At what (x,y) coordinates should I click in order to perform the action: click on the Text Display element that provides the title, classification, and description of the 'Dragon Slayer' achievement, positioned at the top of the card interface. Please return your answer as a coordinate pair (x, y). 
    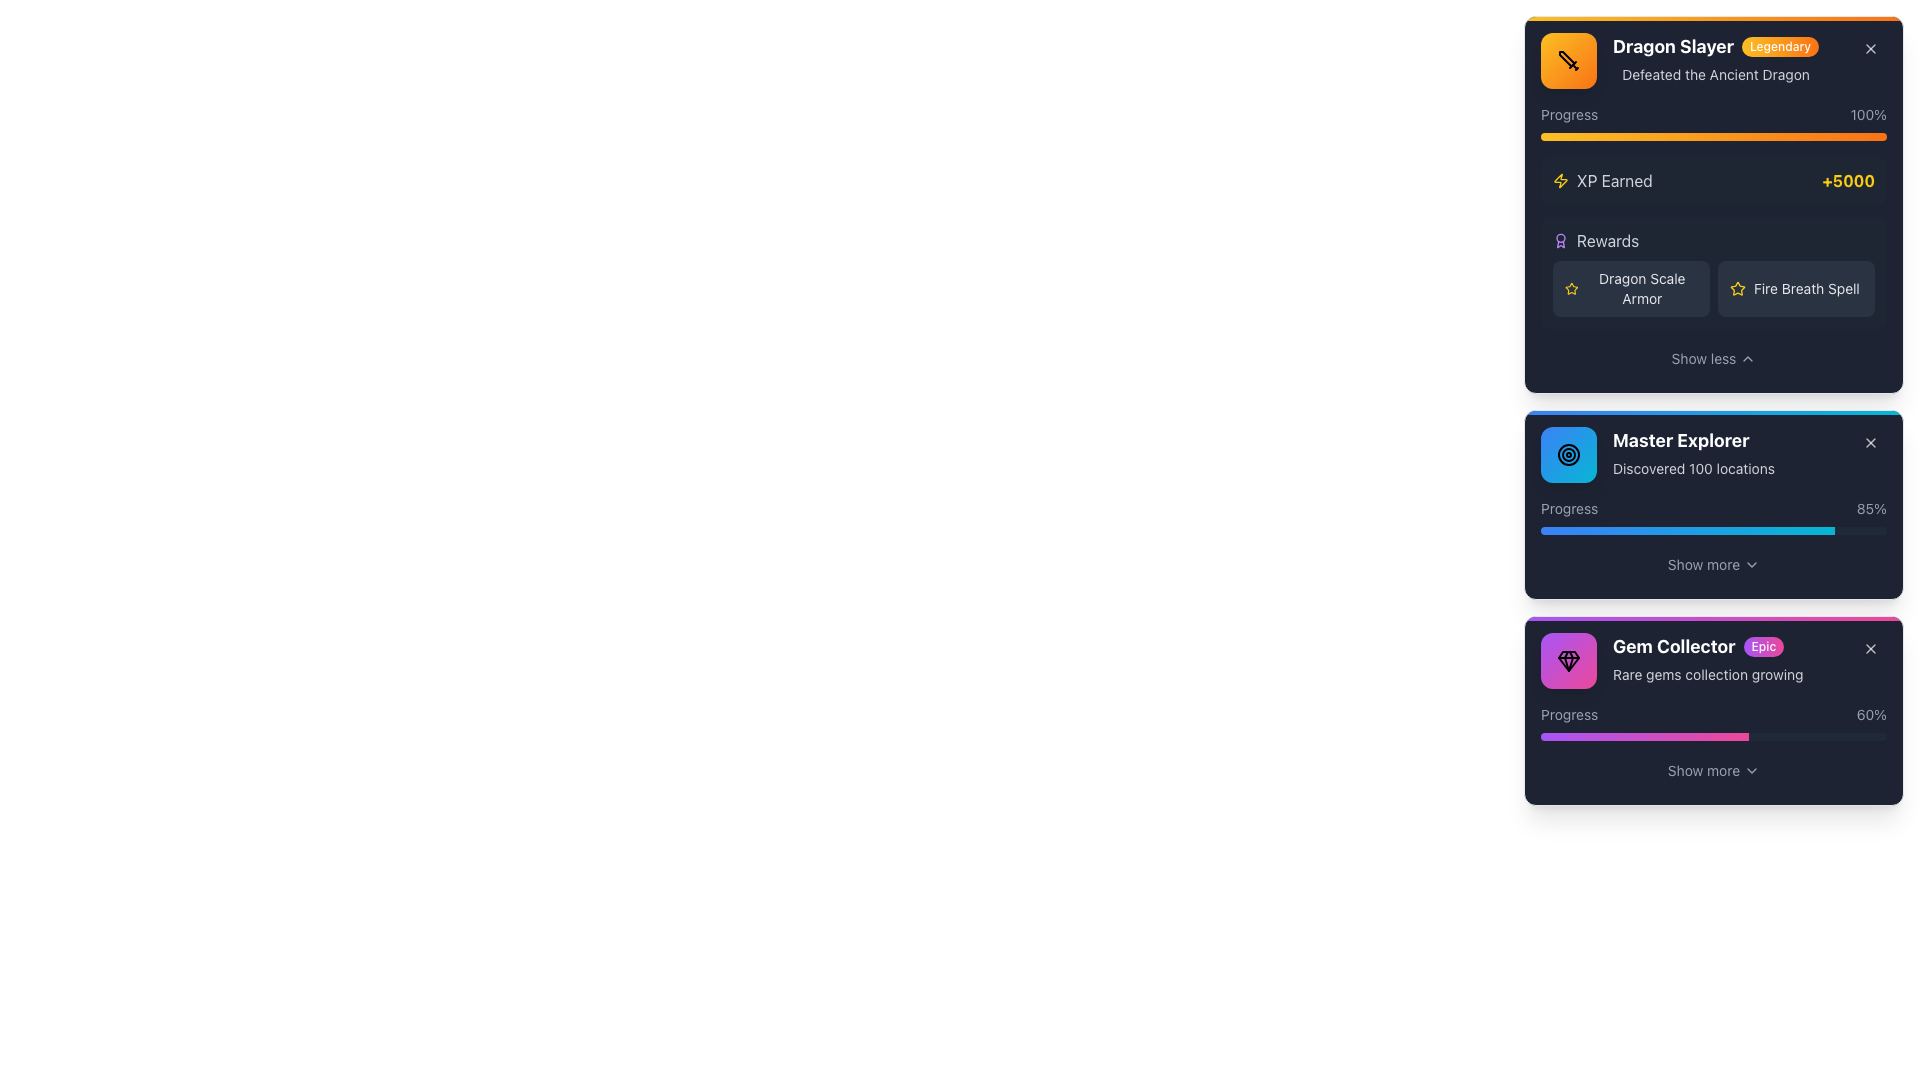
    Looking at the image, I should click on (1715, 60).